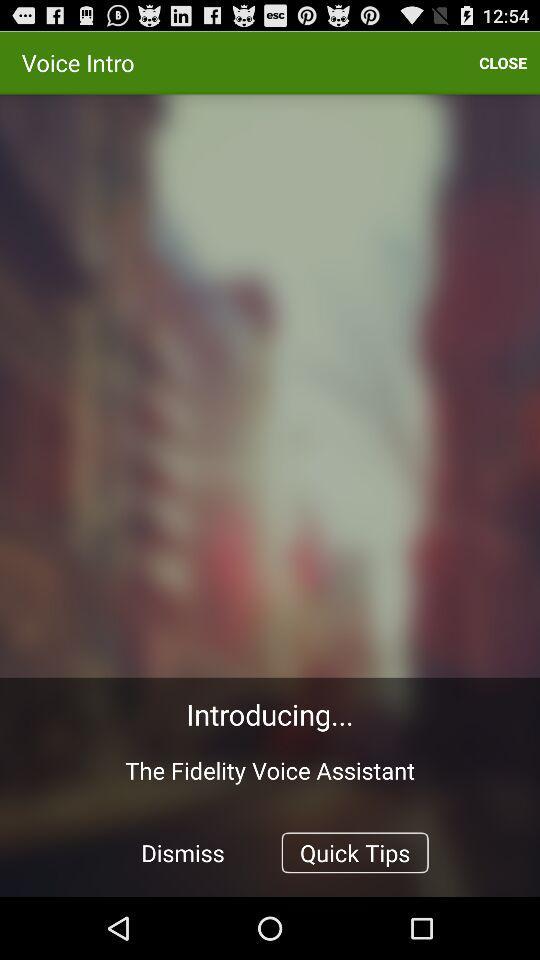 The width and height of the screenshot is (540, 960). Describe the element at coordinates (354, 851) in the screenshot. I see `the item below the the fidelity voice icon` at that location.